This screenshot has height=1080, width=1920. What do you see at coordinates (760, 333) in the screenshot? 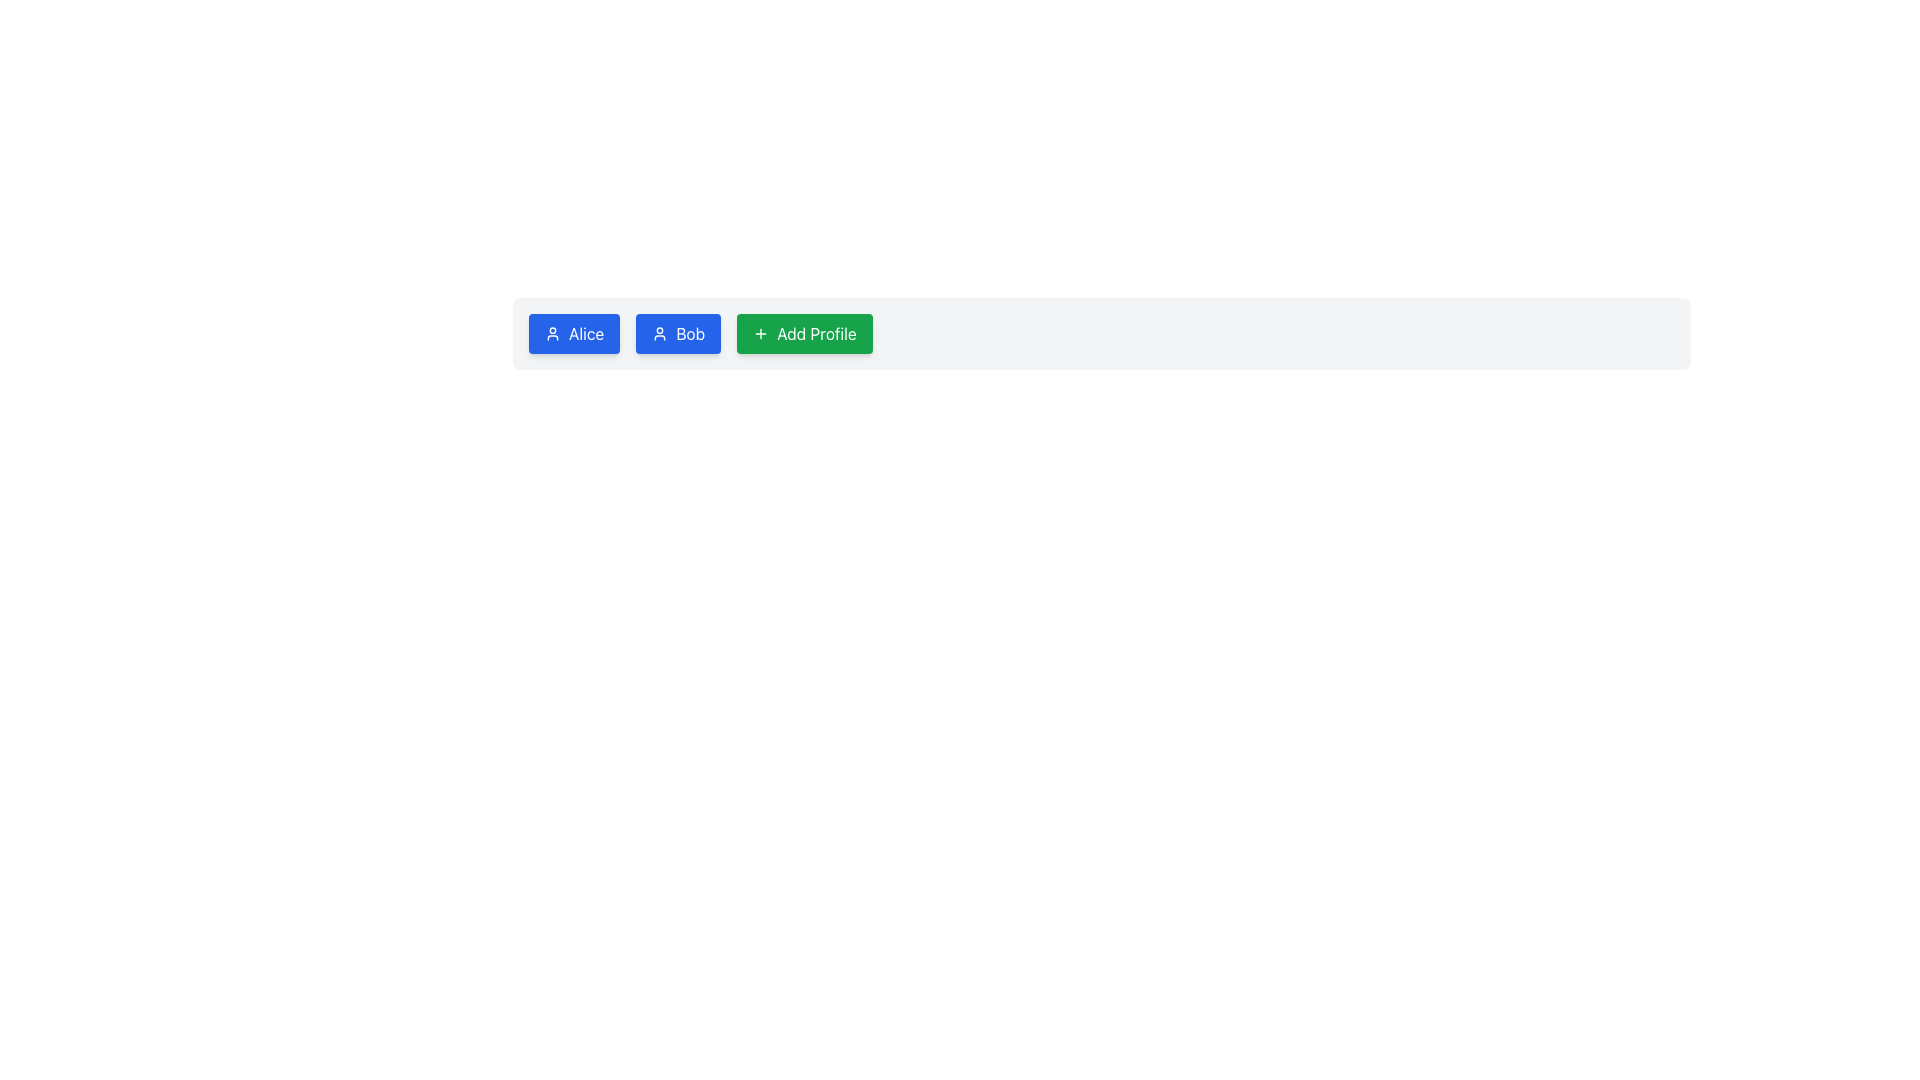
I see `the small green button with a white plus sign inside, which is located at the top-right corner of the 'Add Profile' button` at bounding box center [760, 333].